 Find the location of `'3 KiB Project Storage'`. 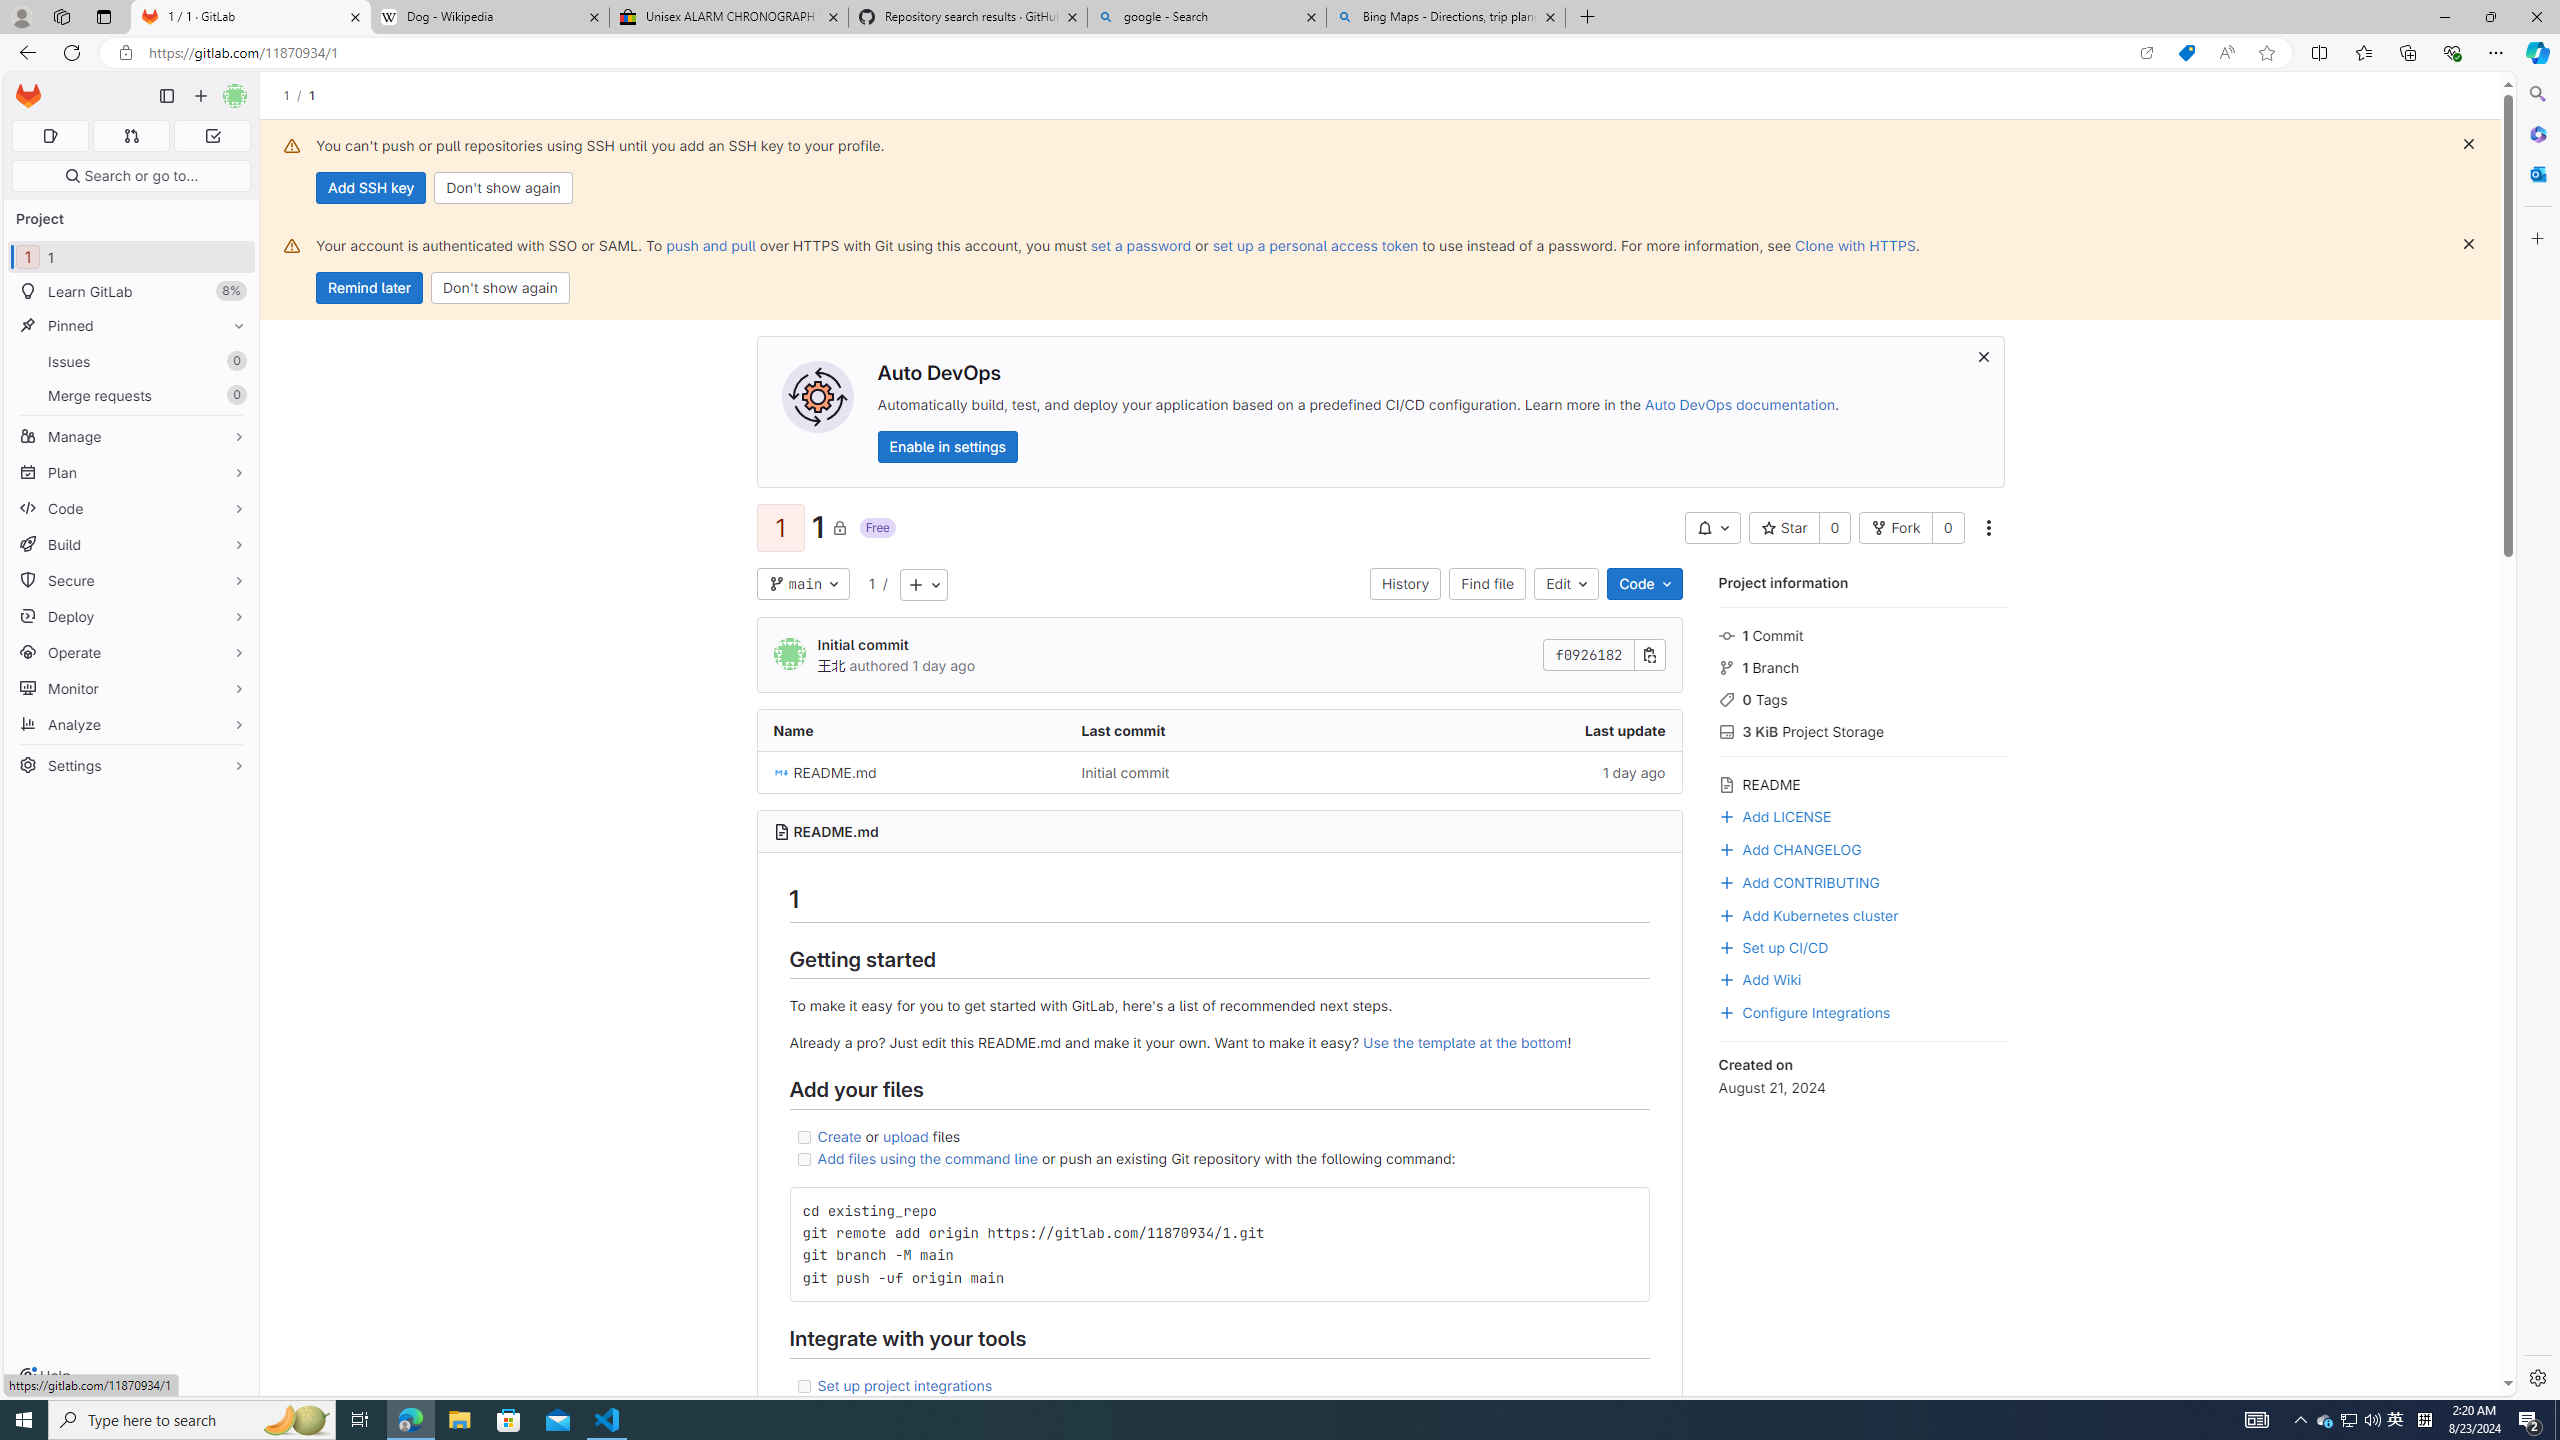

'3 KiB Project Storage' is located at coordinates (1862, 729).